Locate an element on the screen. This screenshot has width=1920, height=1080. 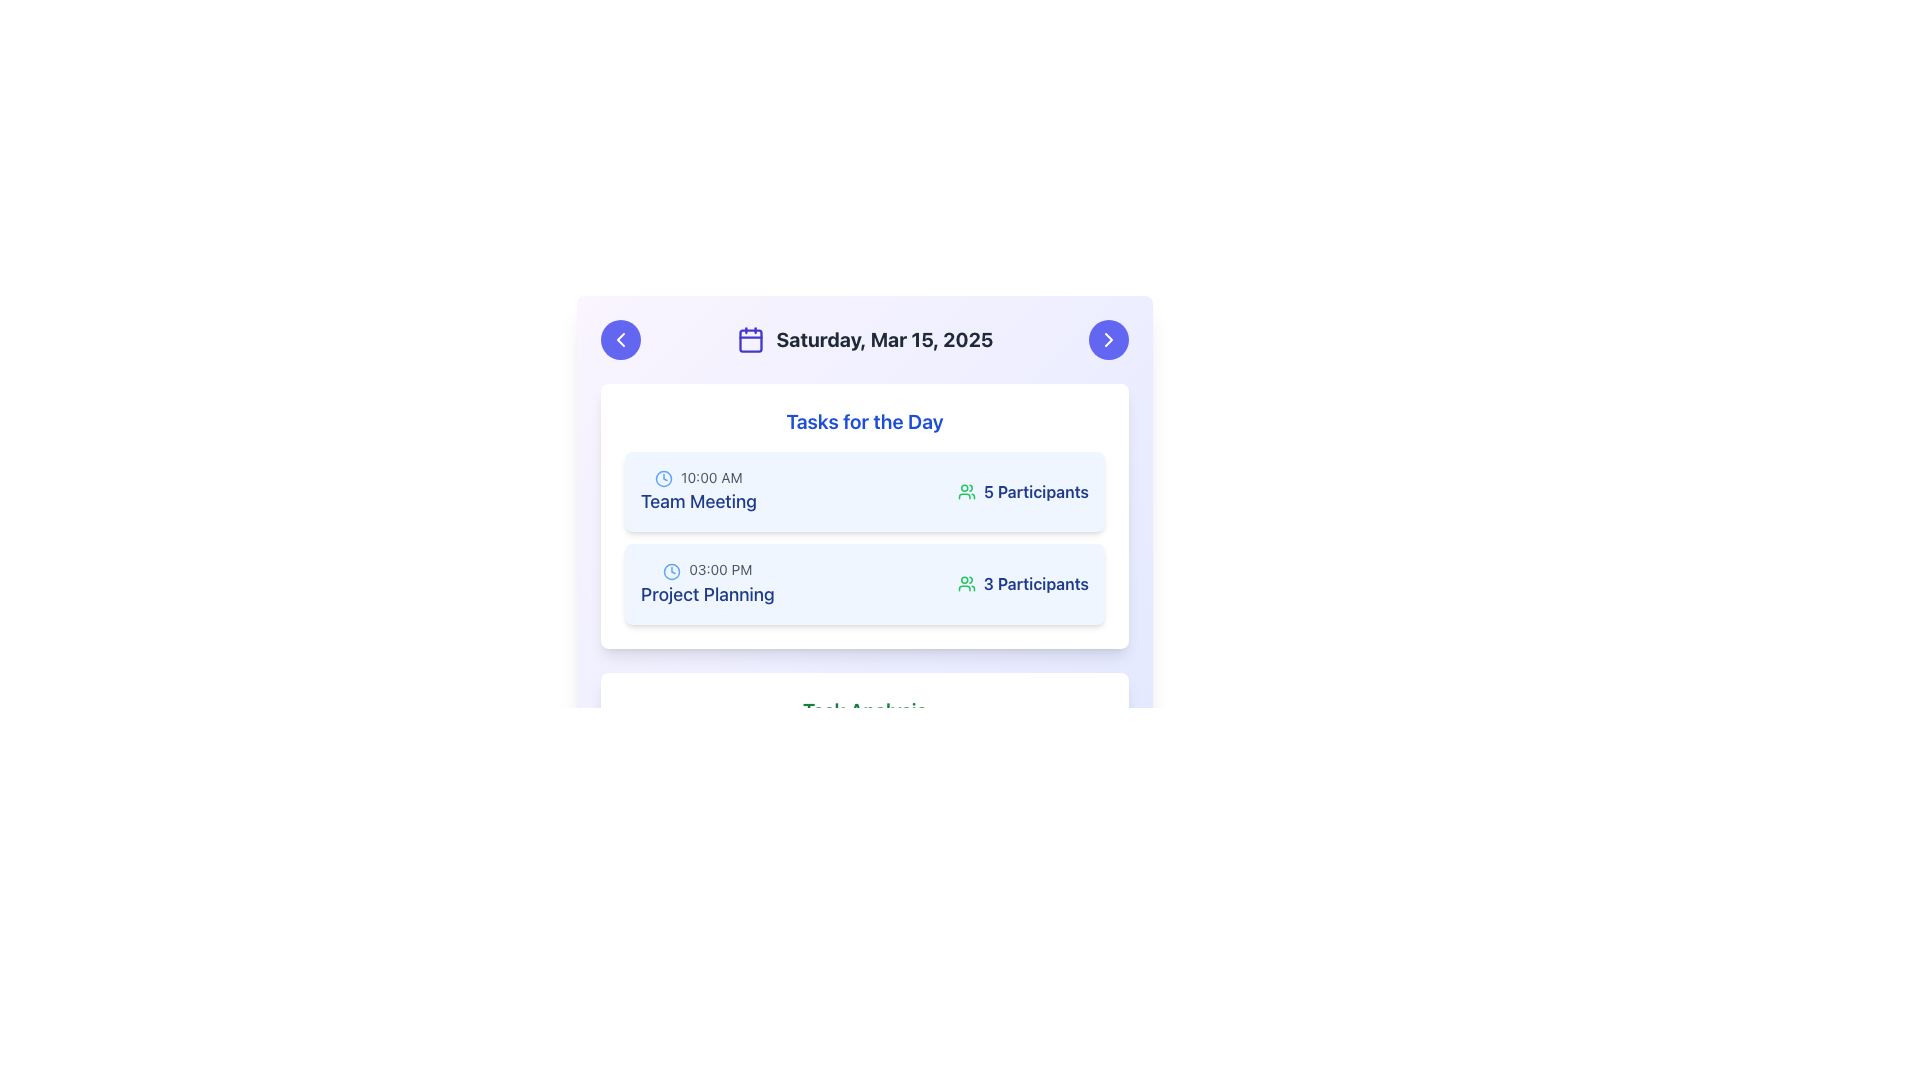
the SVG Circle representing the clock face in the clock icon, located at the start of the '03:00 PM Project Planning' item in the 'Tasks for the Day' section is located at coordinates (664, 479).